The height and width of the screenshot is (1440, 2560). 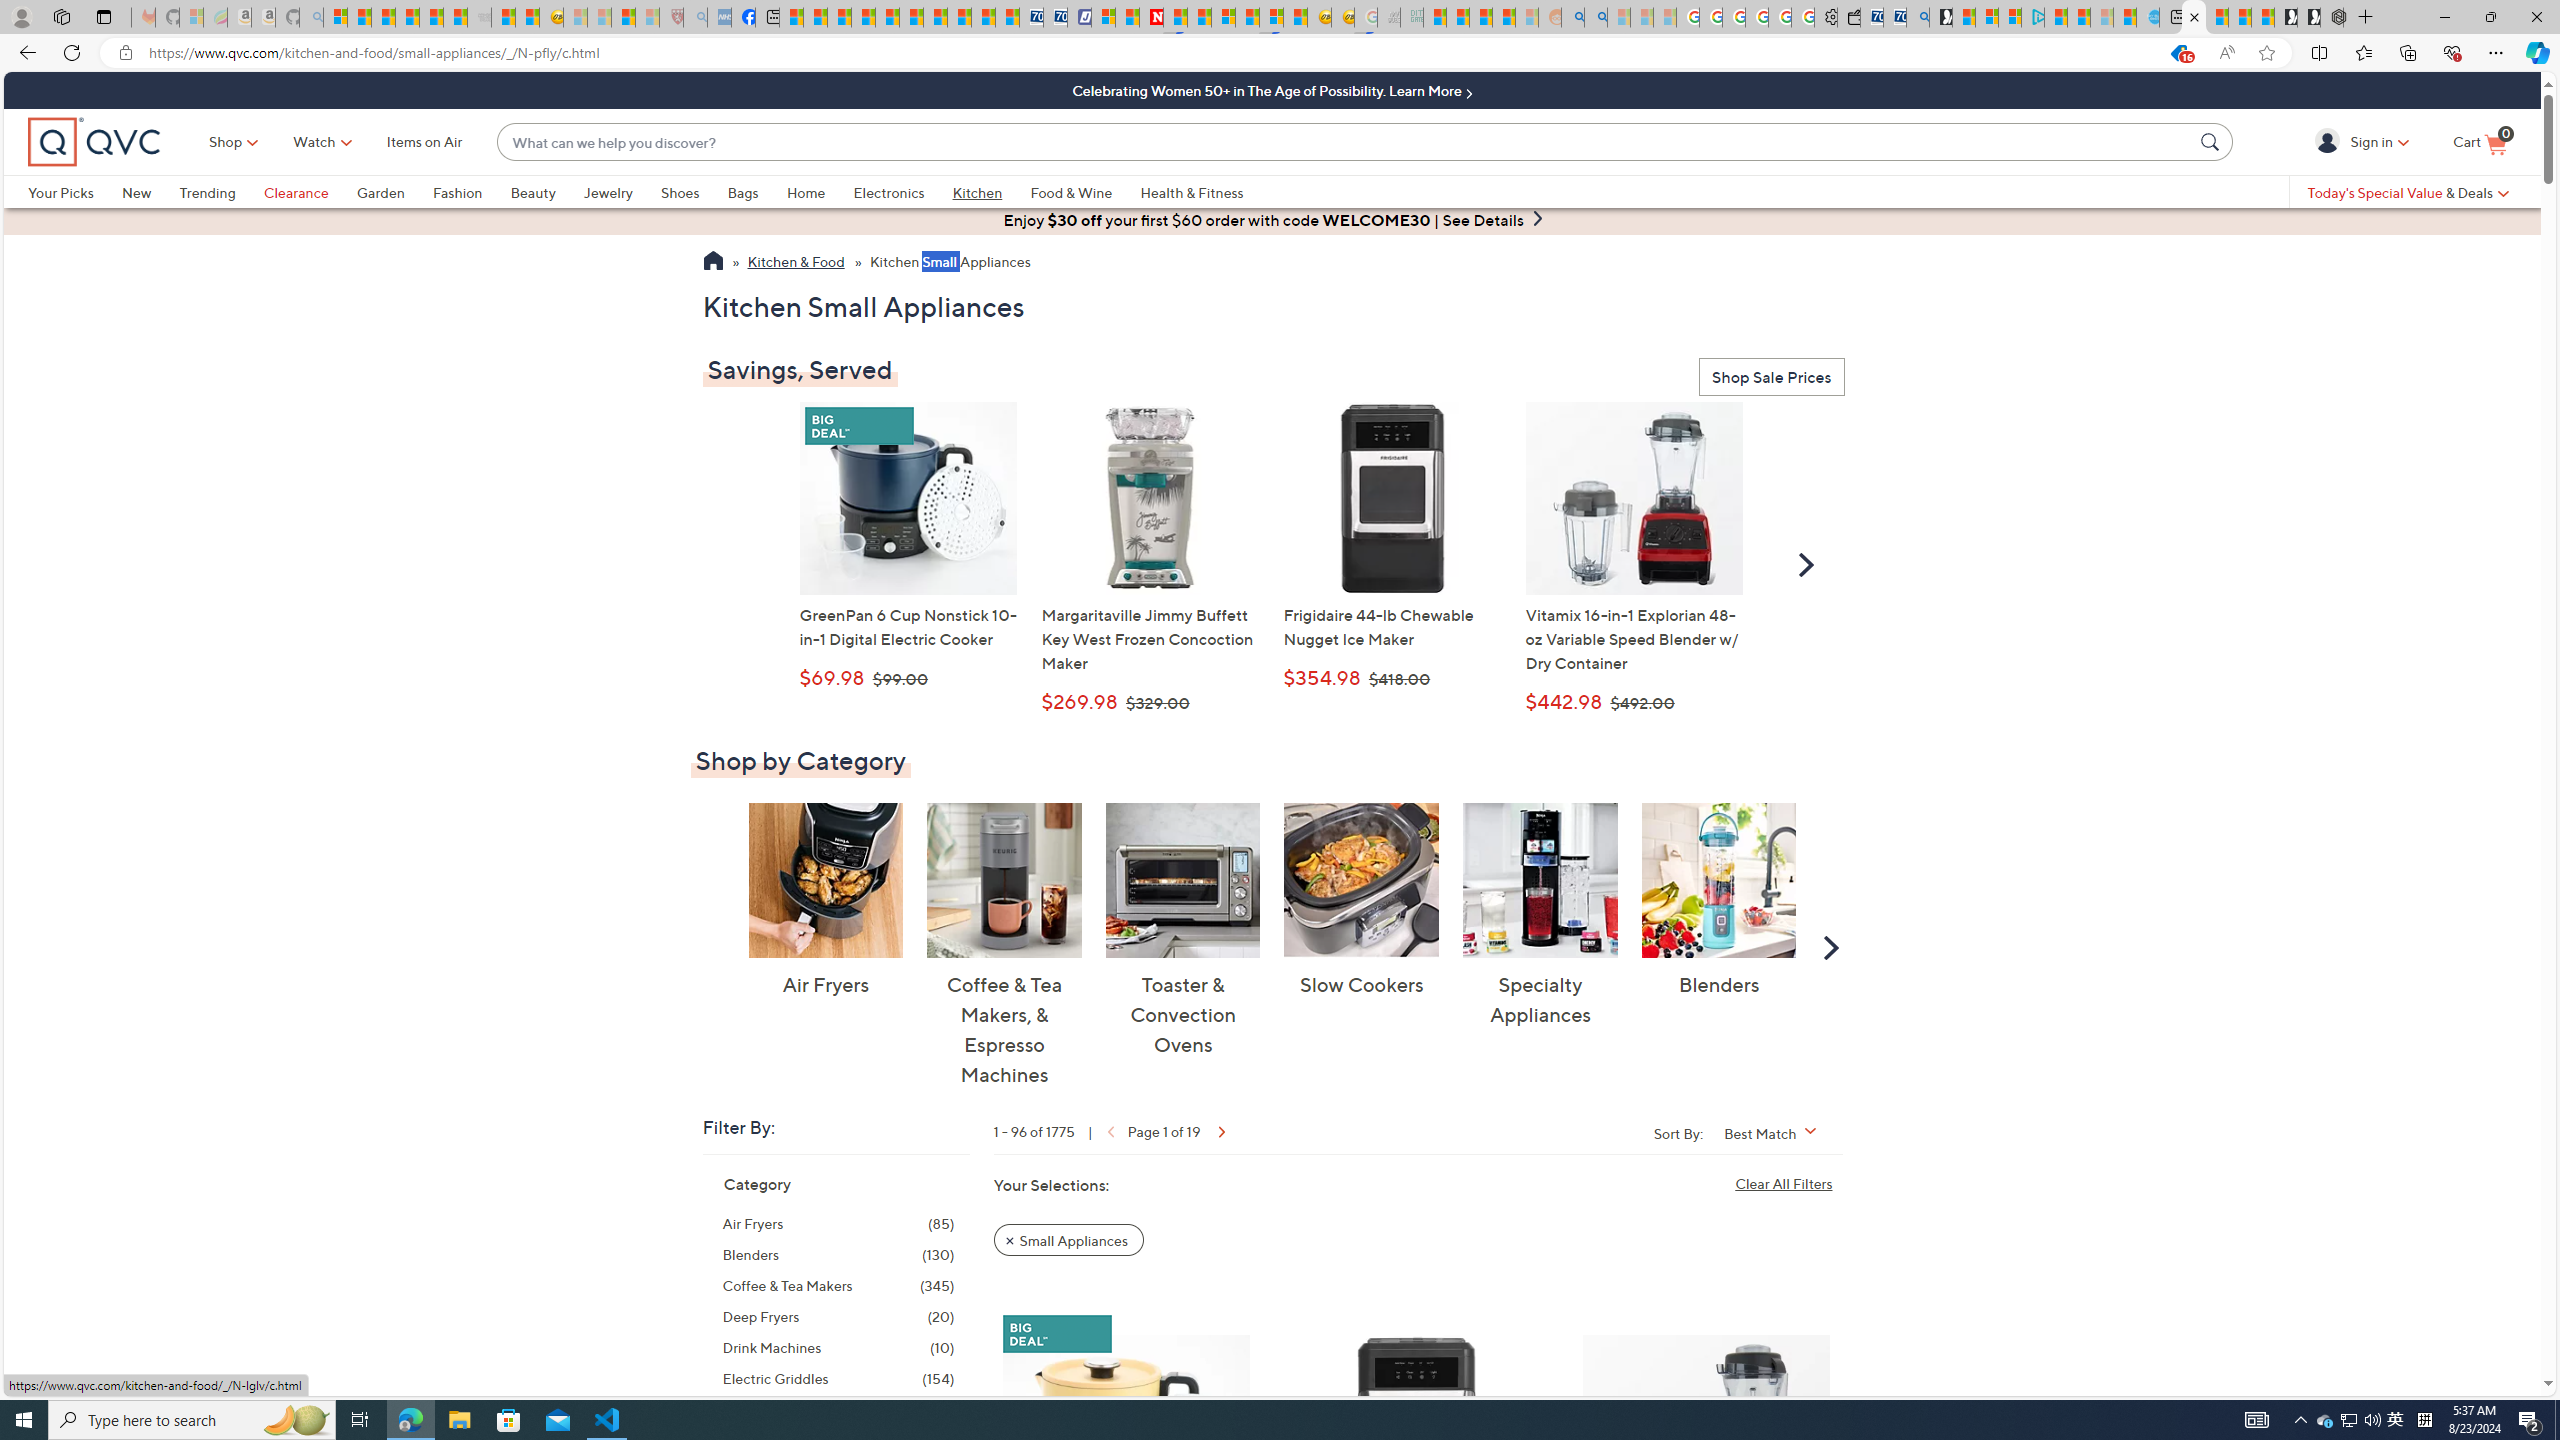 What do you see at coordinates (977, 191) in the screenshot?
I see `'Kitchen'` at bounding box center [977, 191].